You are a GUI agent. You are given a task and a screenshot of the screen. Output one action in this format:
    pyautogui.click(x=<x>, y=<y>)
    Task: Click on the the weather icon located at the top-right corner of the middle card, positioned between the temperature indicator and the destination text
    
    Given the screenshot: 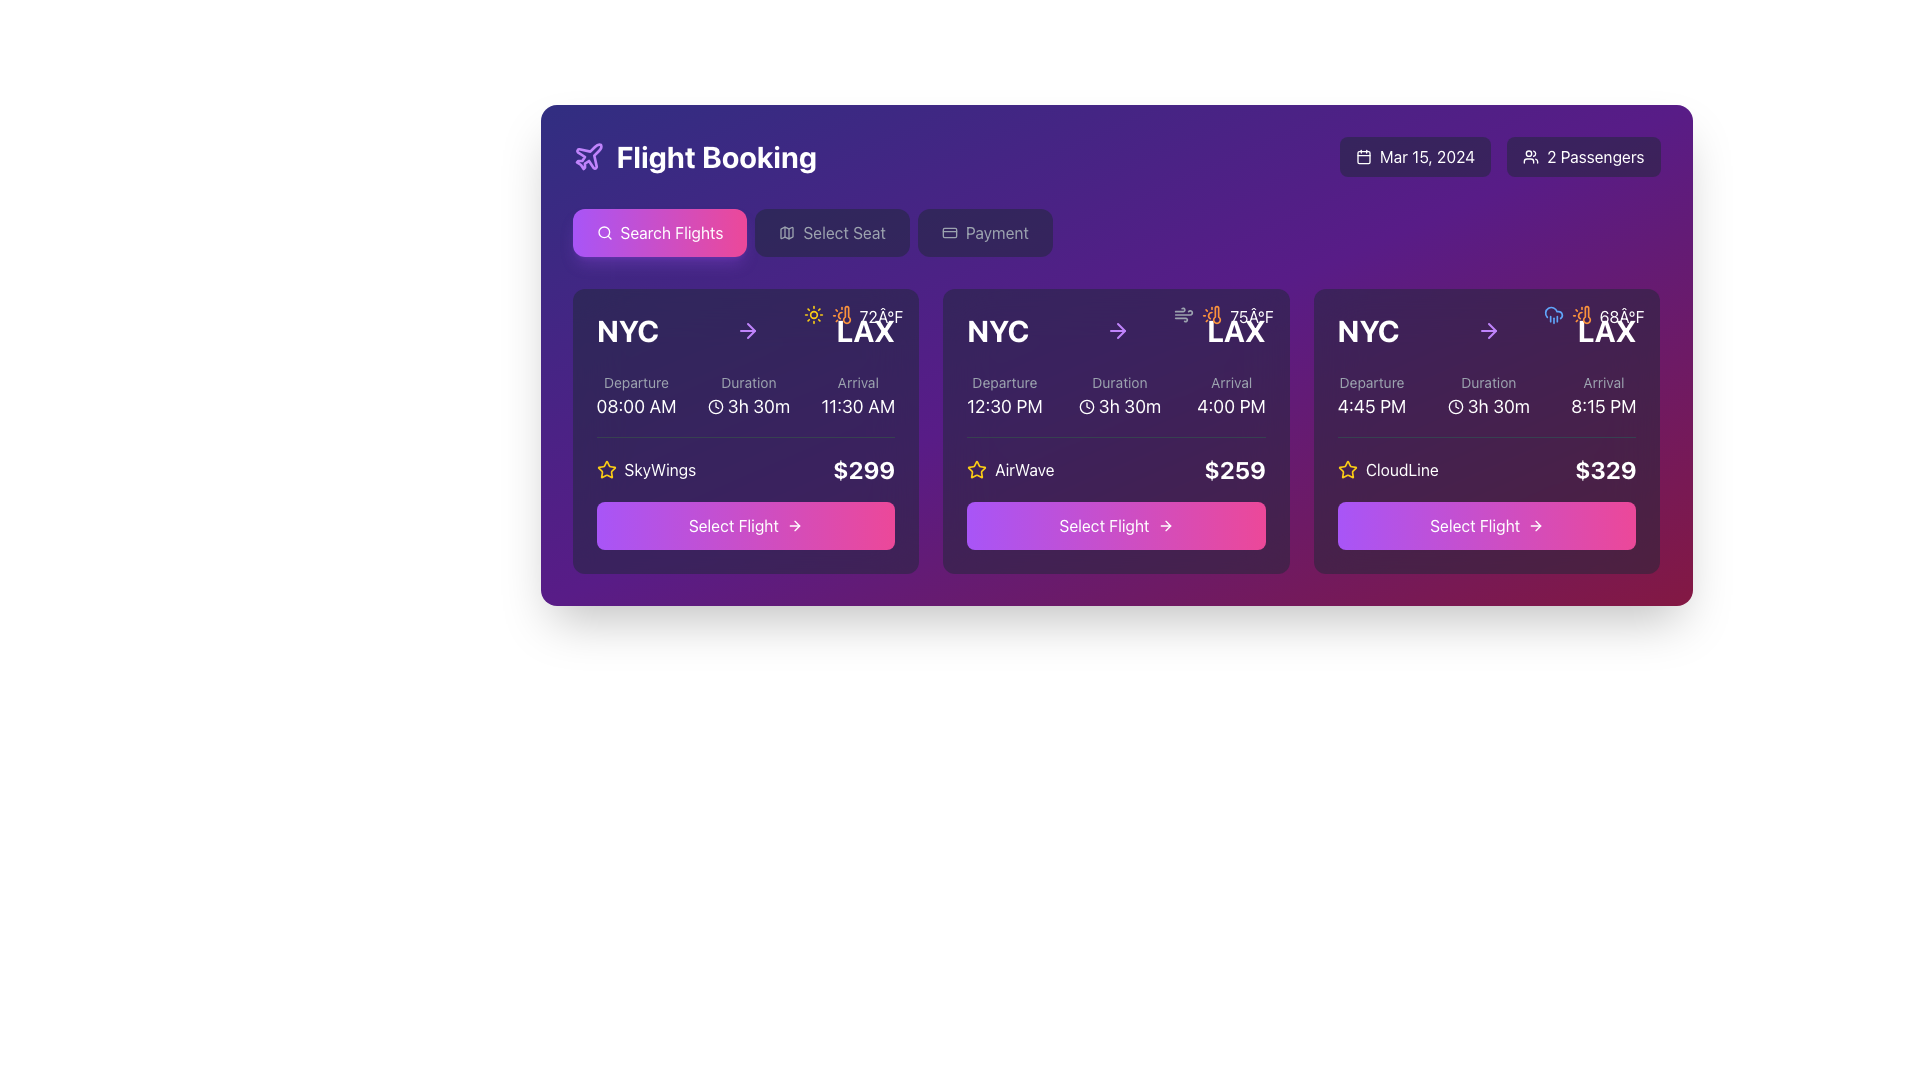 What is the action you would take?
    pyautogui.click(x=1184, y=315)
    